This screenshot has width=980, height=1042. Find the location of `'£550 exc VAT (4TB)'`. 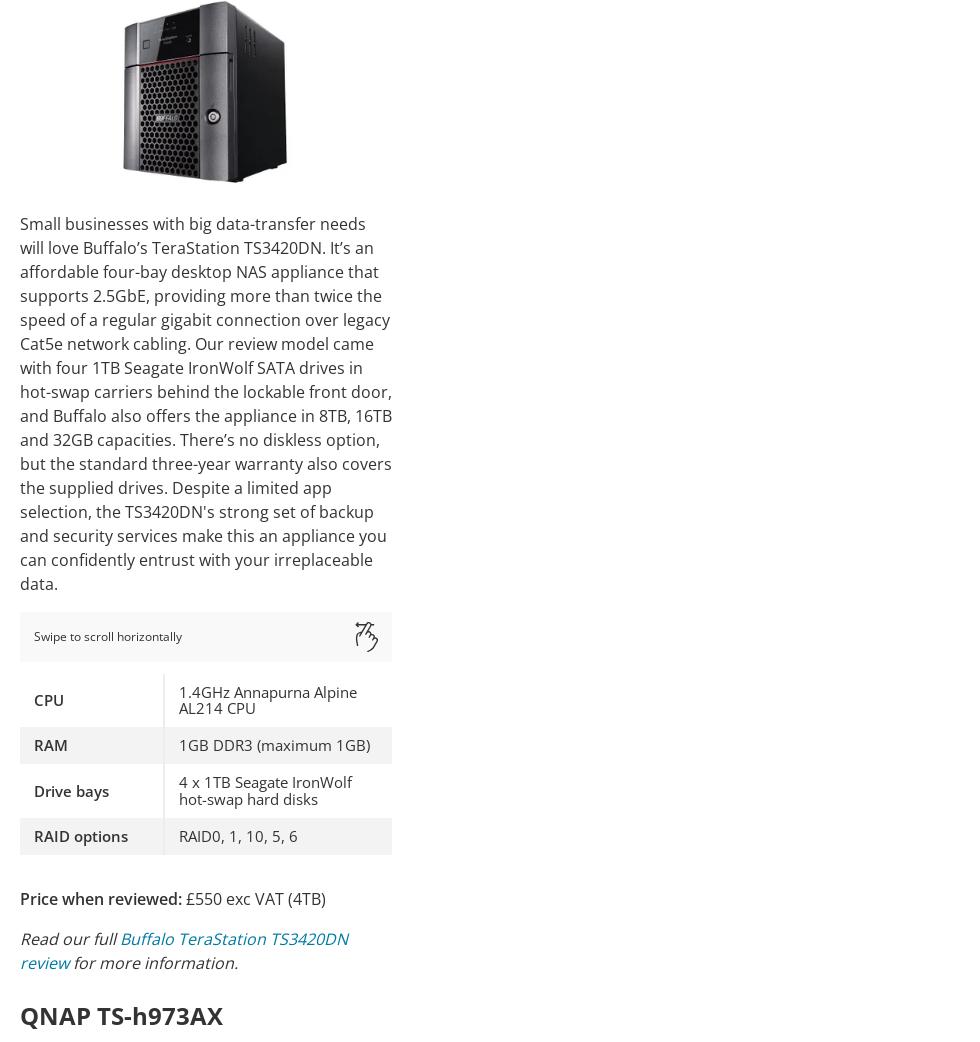

'£550 exc VAT (4TB)' is located at coordinates (254, 896).